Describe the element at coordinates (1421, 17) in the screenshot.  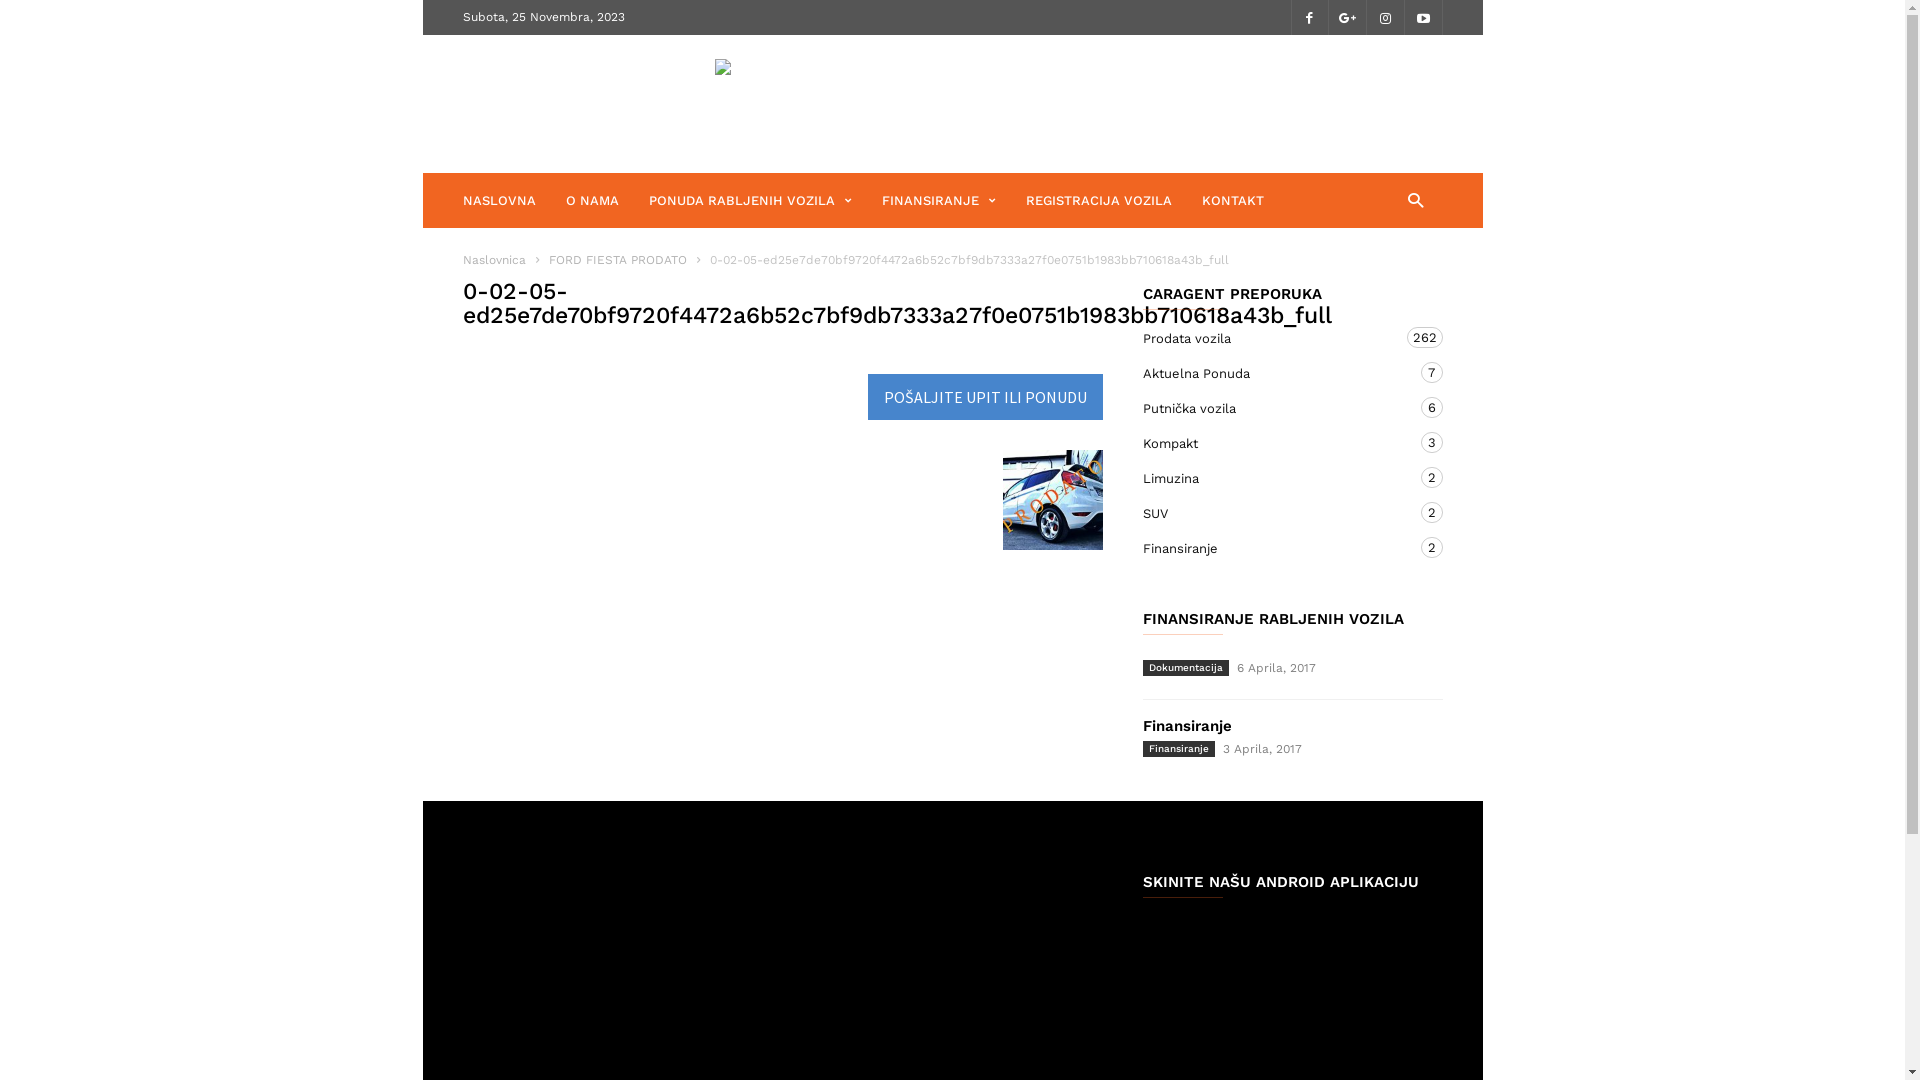
I see `'Youtube'` at that location.